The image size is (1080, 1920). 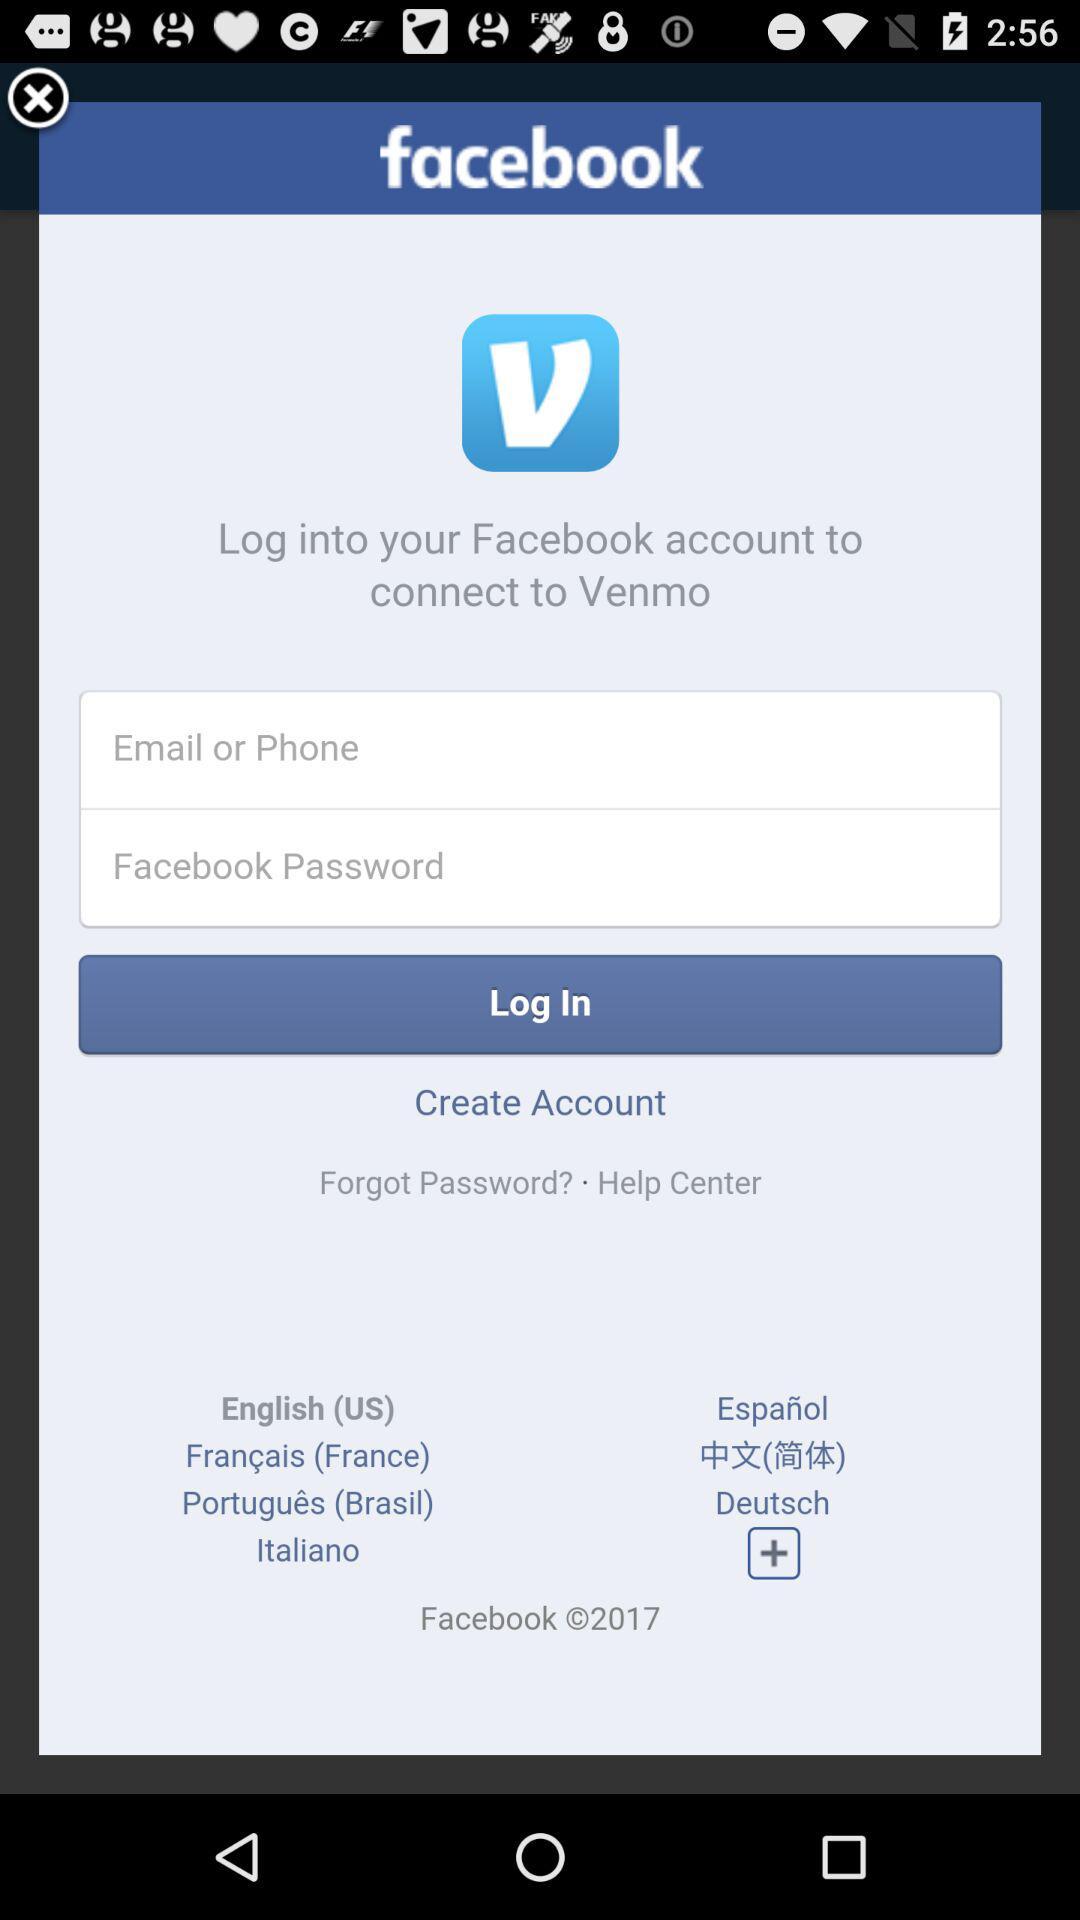 What do you see at coordinates (38, 107) in the screenshot?
I see `the close icon` at bounding box center [38, 107].